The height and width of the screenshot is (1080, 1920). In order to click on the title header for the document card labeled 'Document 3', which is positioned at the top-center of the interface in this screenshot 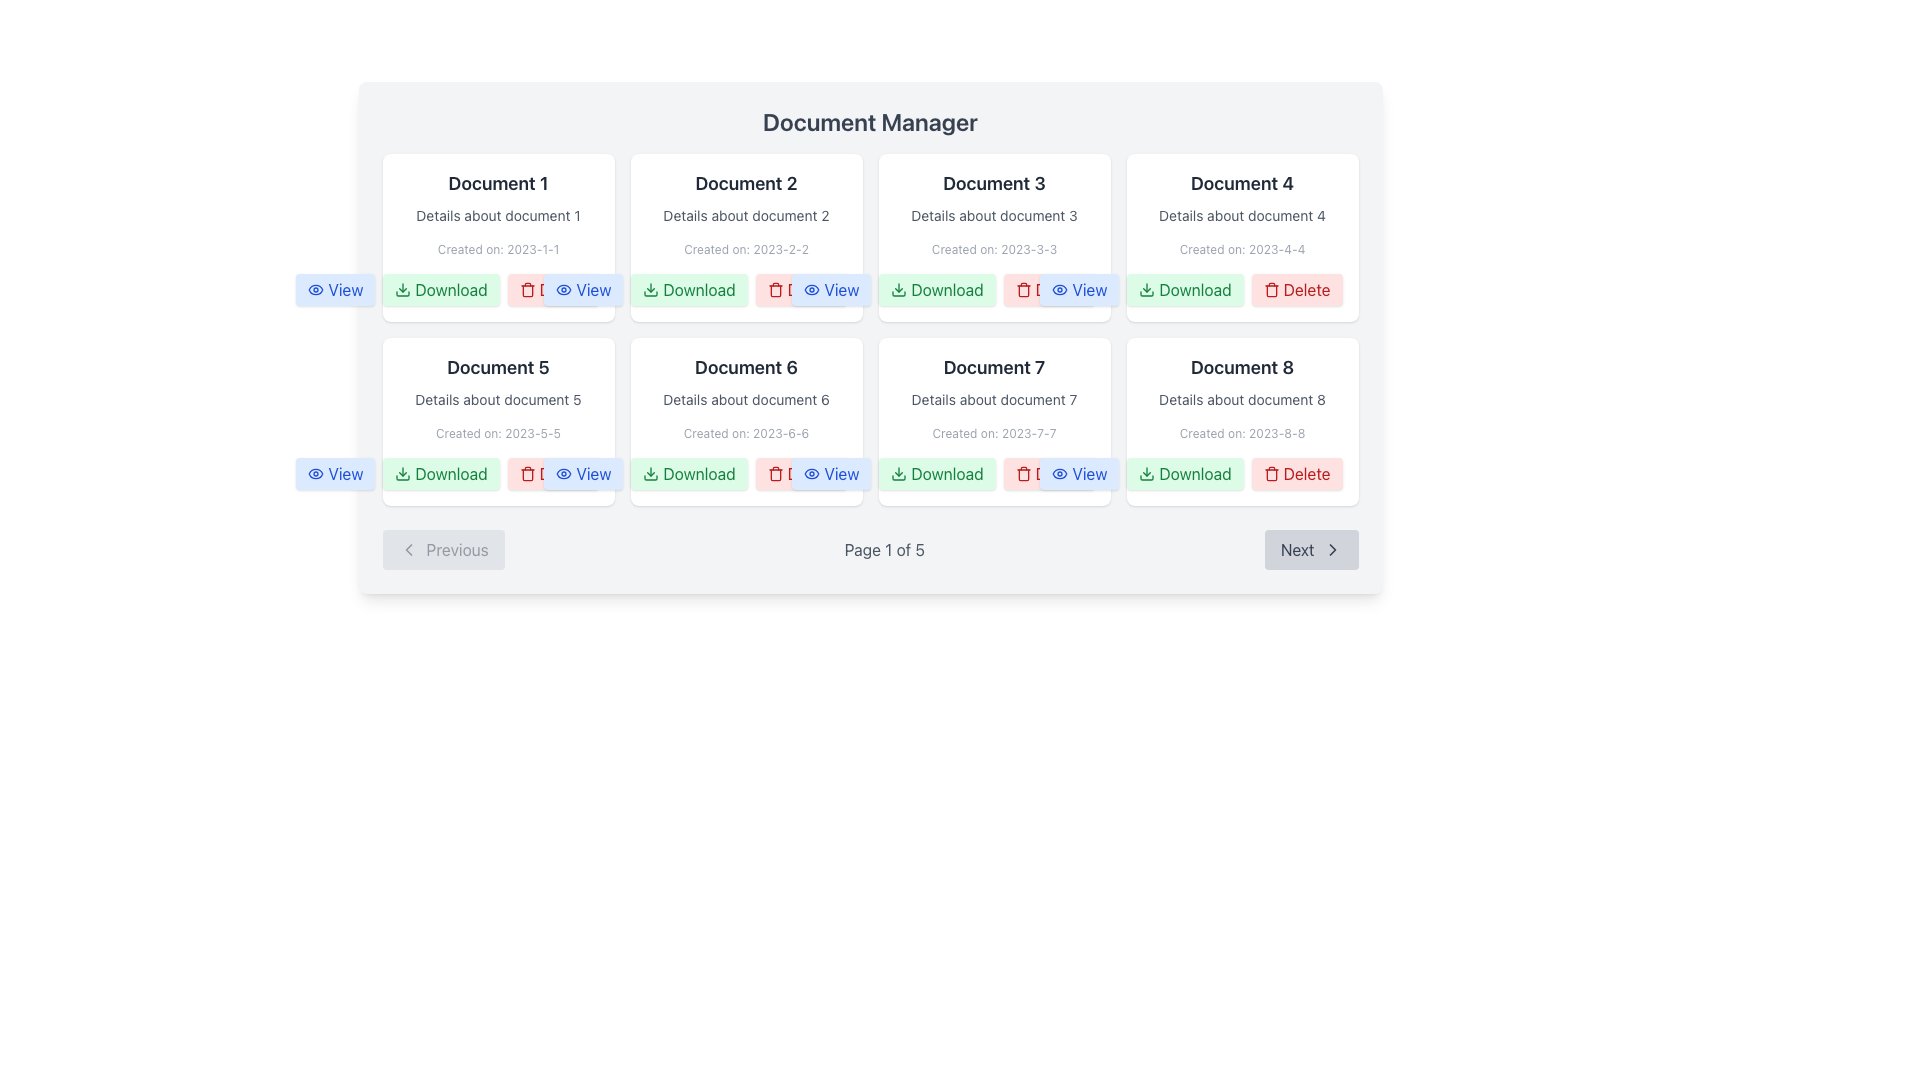, I will do `click(994, 184)`.